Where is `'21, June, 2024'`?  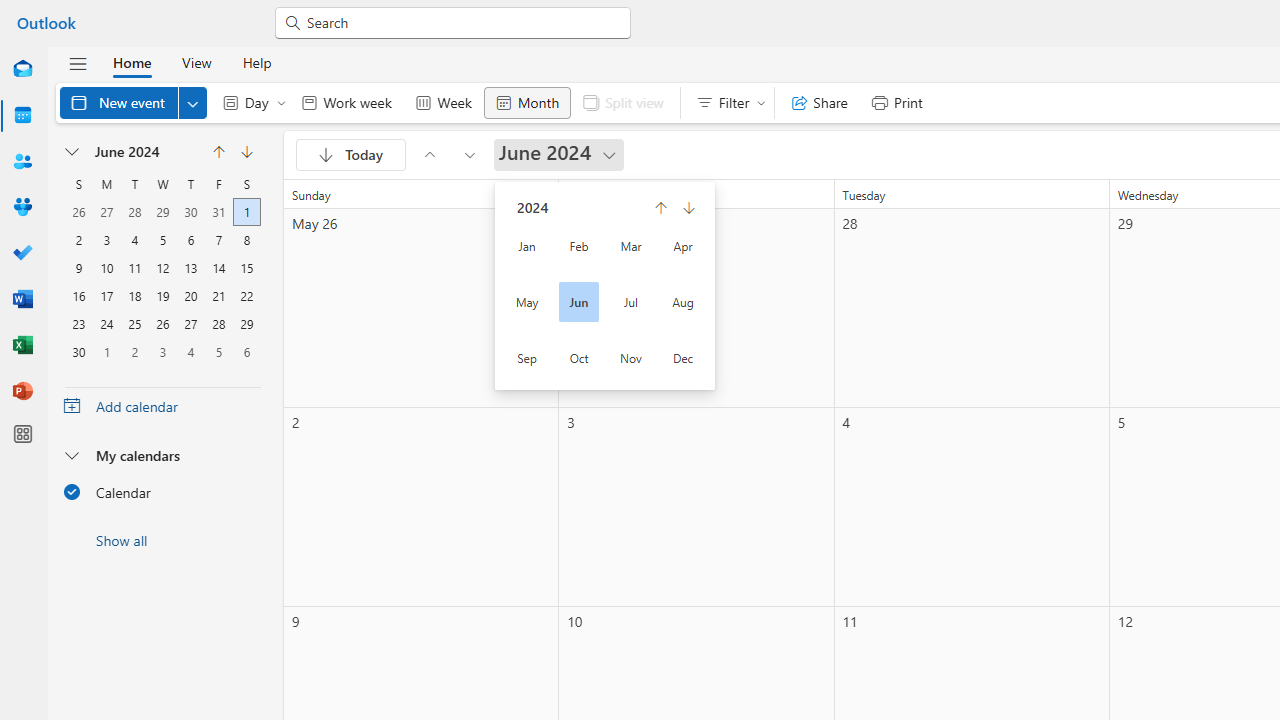 '21, June, 2024' is located at coordinates (218, 294).